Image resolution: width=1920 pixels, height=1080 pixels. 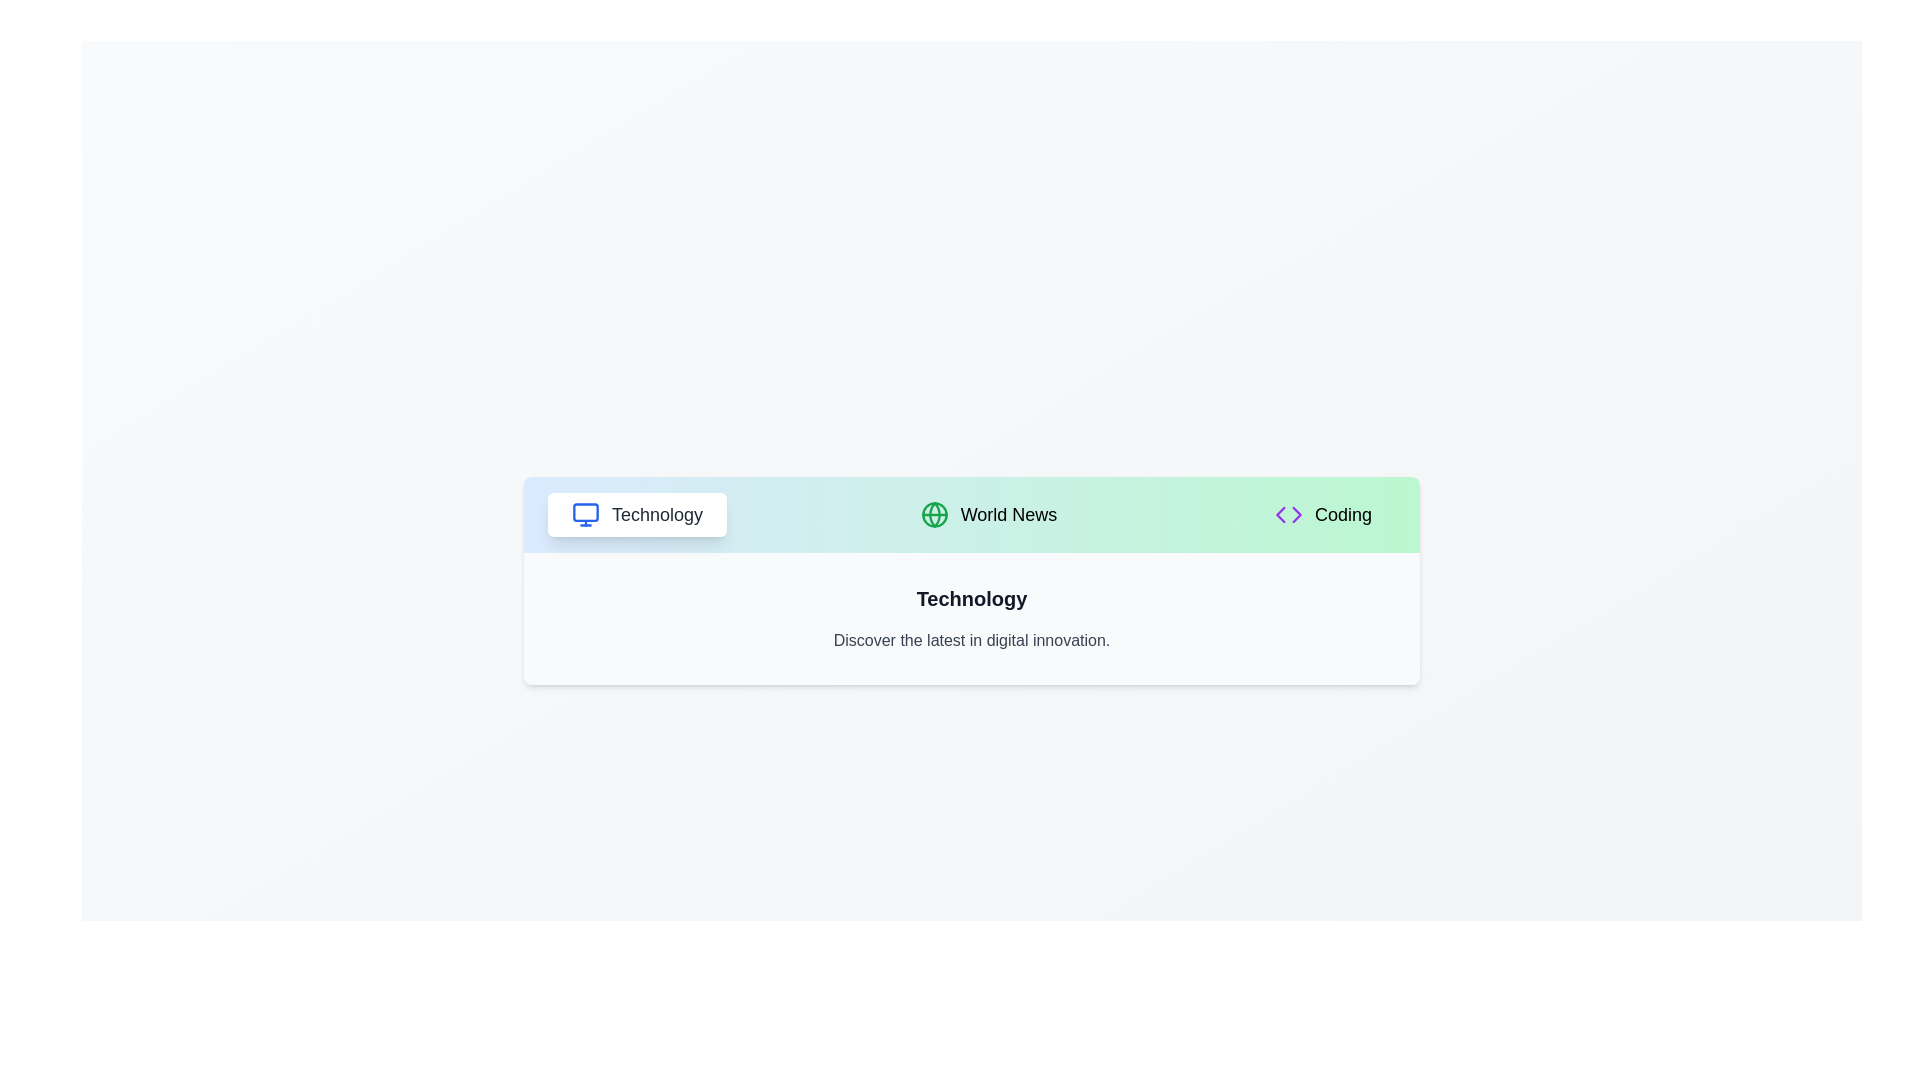 I want to click on the World News tab to switch views, so click(x=988, y=514).